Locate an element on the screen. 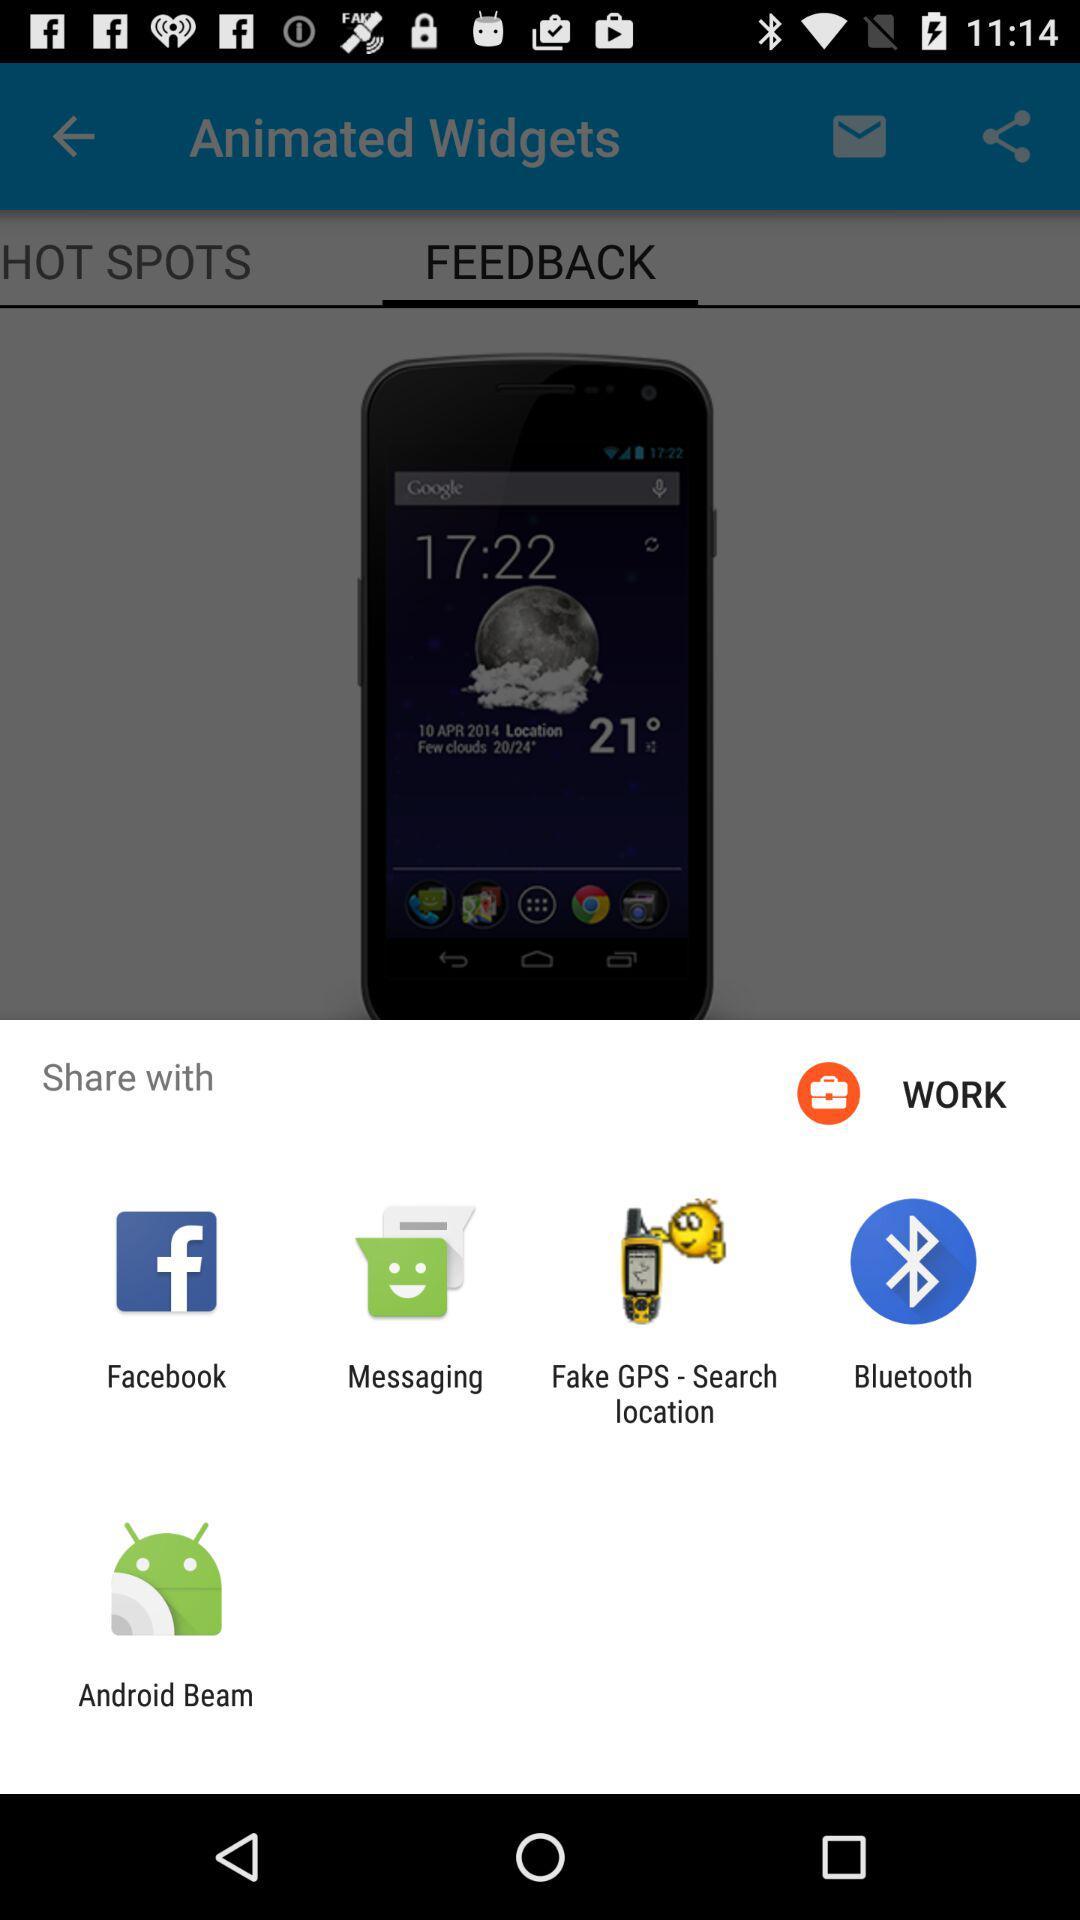  app next to the bluetooth app is located at coordinates (664, 1392).